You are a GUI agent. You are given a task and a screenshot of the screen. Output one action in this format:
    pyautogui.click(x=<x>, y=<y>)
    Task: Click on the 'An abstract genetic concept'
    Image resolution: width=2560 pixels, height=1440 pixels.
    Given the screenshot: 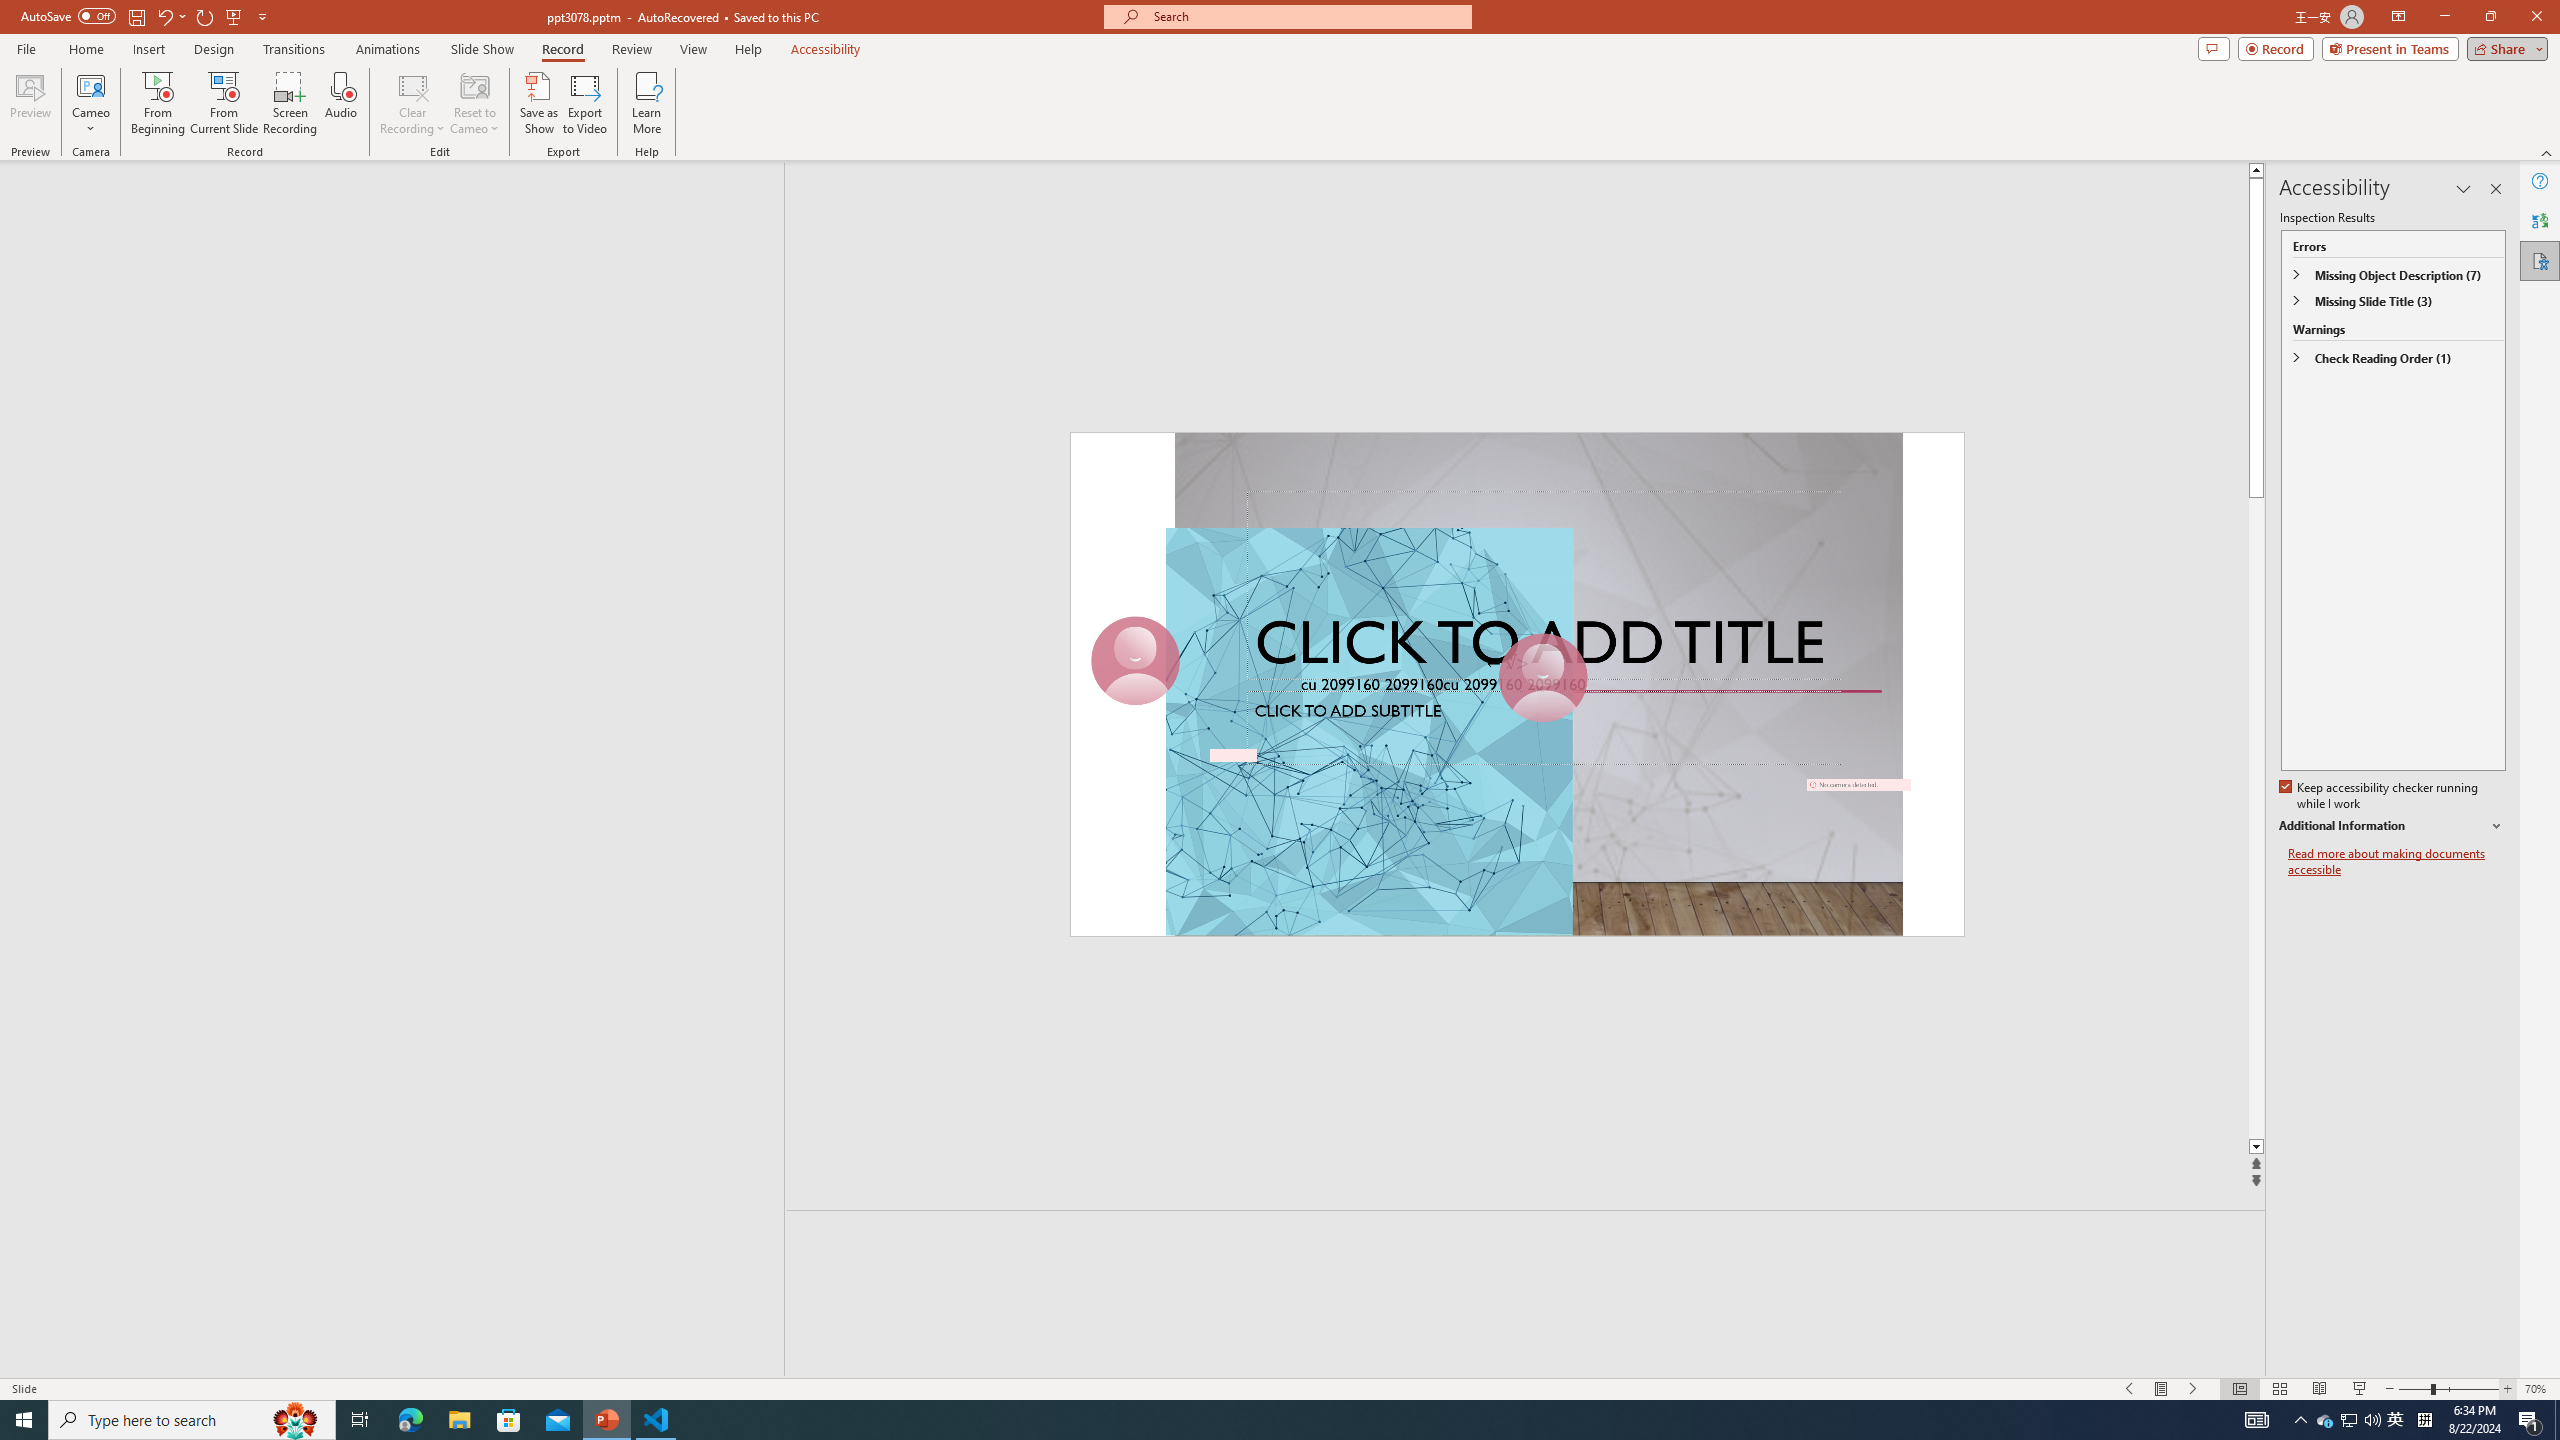 What is the action you would take?
    pyautogui.click(x=1524, y=683)
    